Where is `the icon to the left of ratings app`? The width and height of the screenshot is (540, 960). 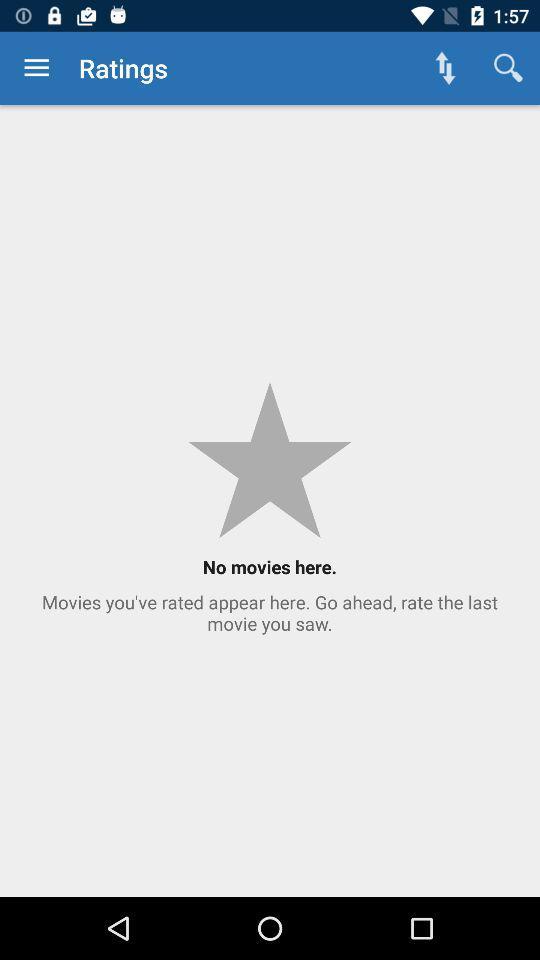
the icon to the left of ratings app is located at coordinates (36, 68).